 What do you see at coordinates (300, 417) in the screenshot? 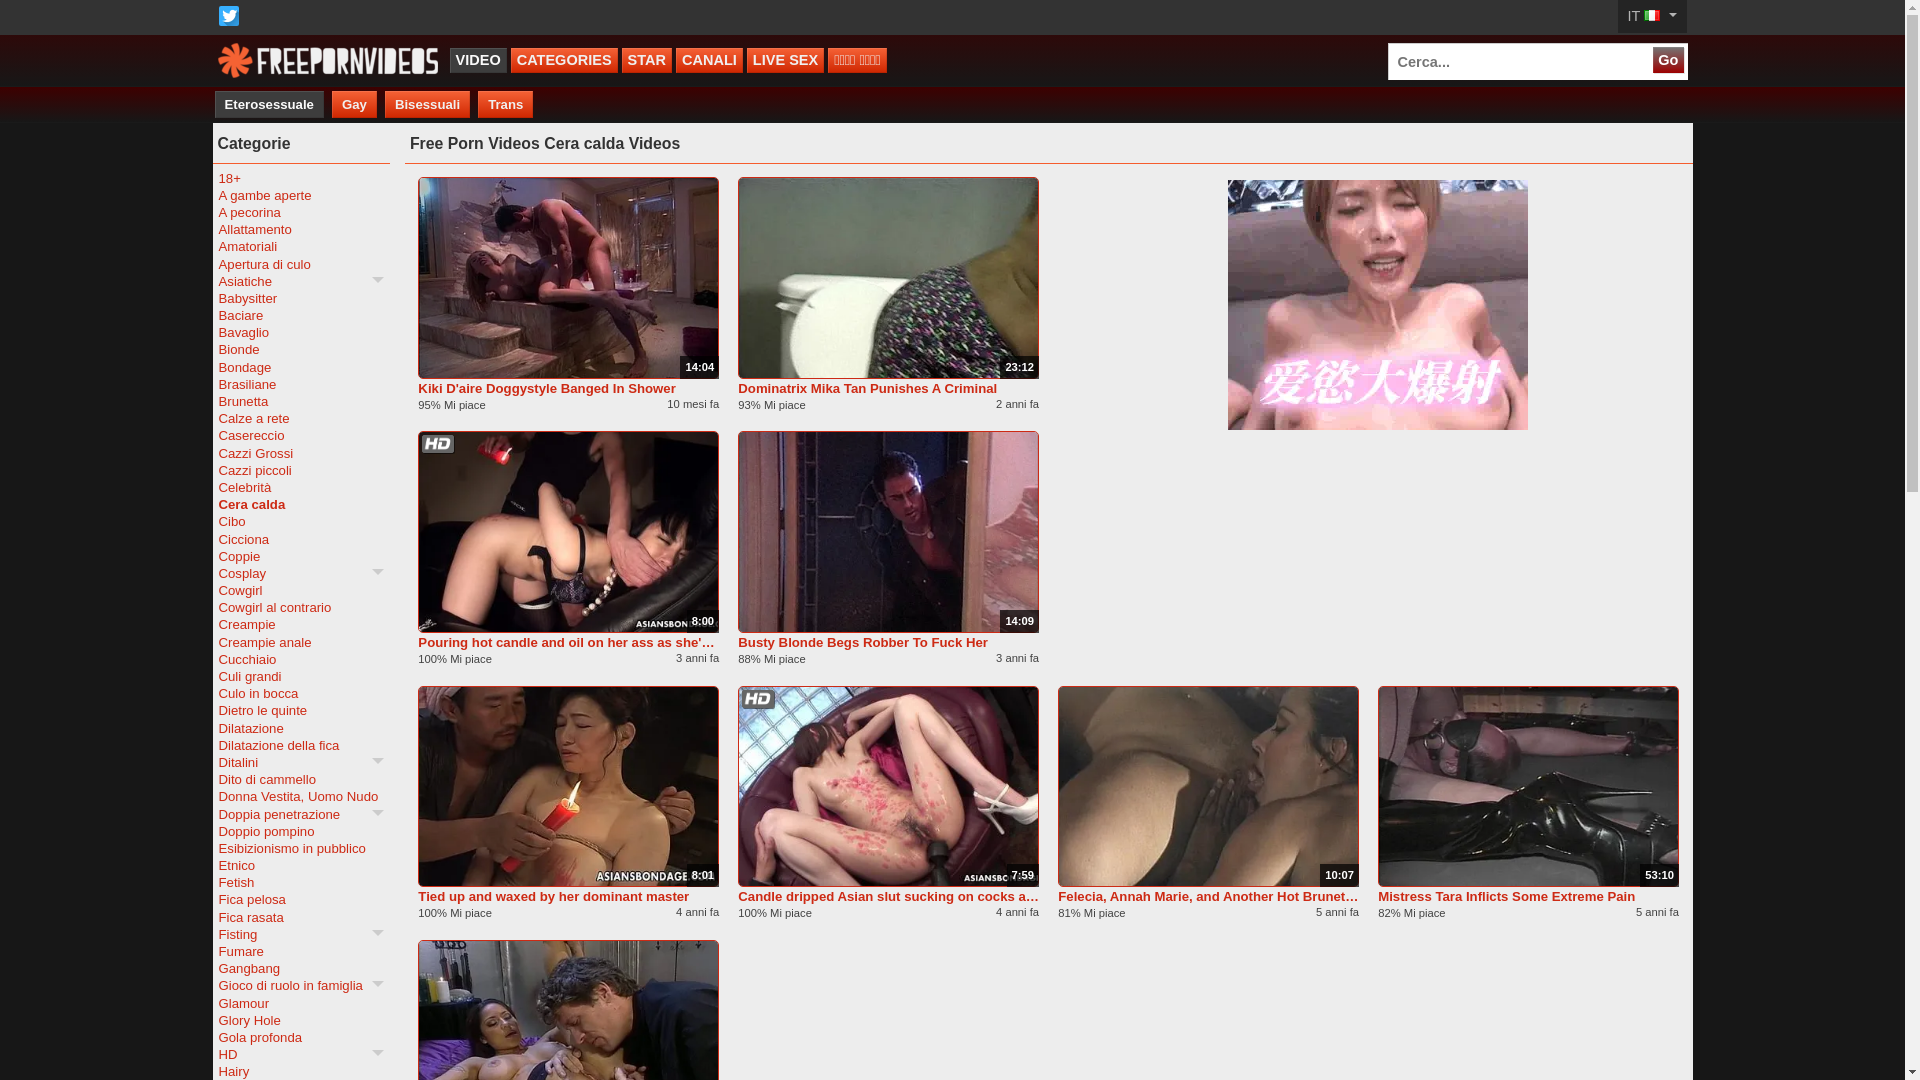
I see `'Calze a rete'` at bounding box center [300, 417].